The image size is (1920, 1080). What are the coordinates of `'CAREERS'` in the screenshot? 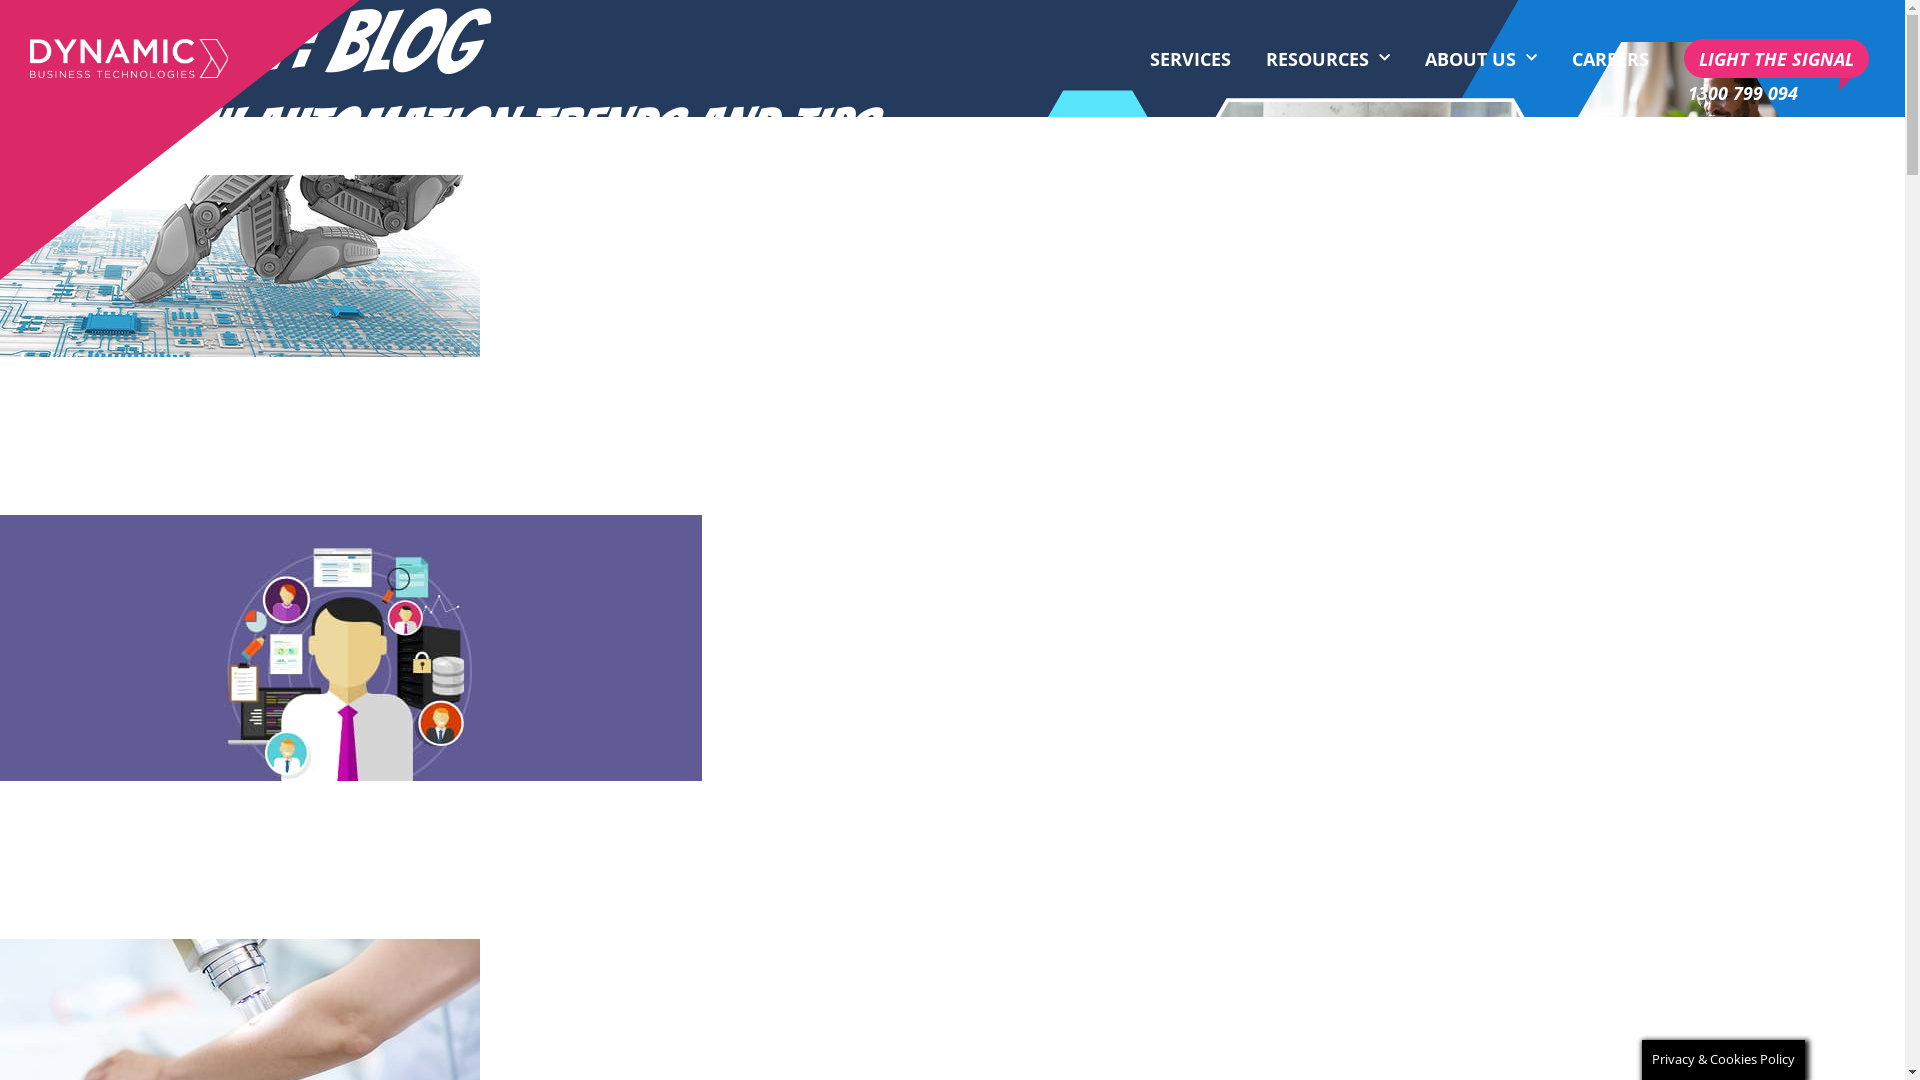 It's located at (1570, 57).